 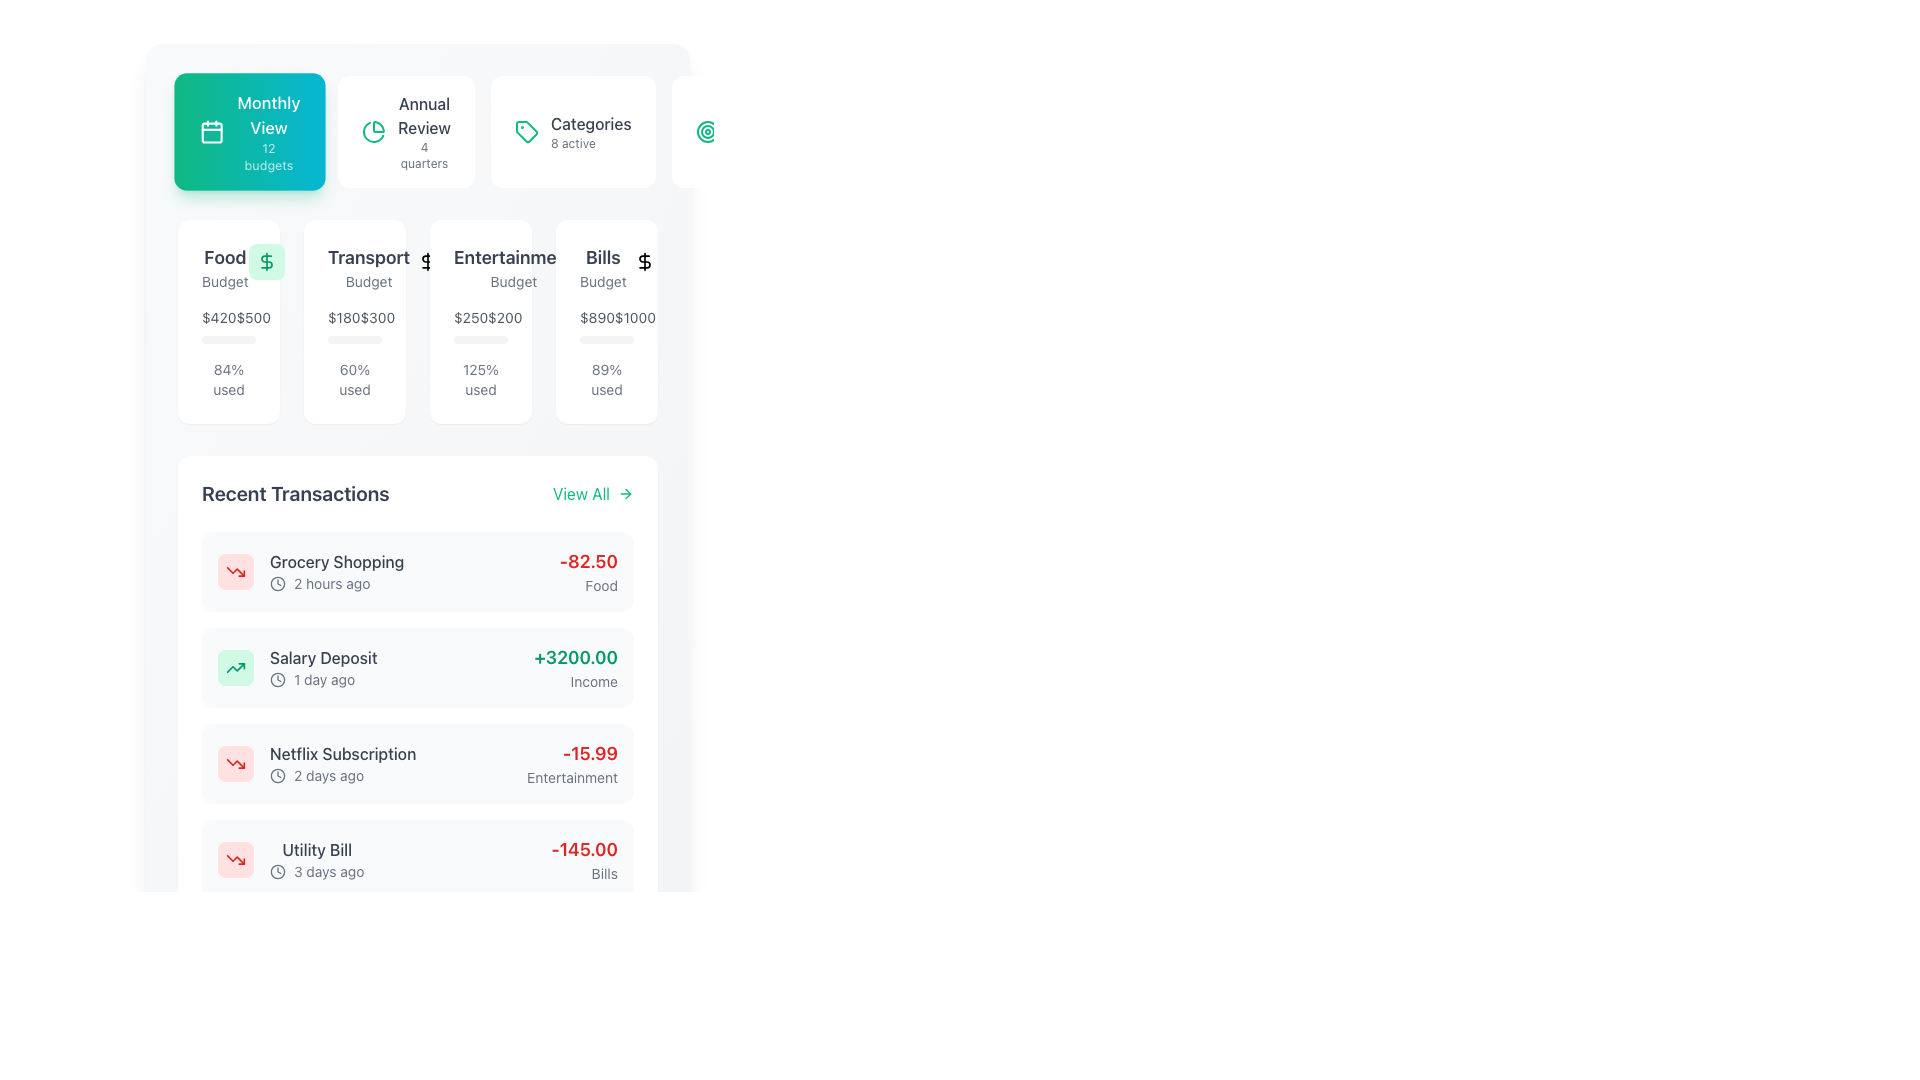 What do you see at coordinates (590, 131) in the screenshot?
I see `the 'Categories' label, which displays 'Categories' in a larger font and '8 active' underneath in a smaller, faded font, located in the third item of the navigation bar` at bounding box center [590, 131].